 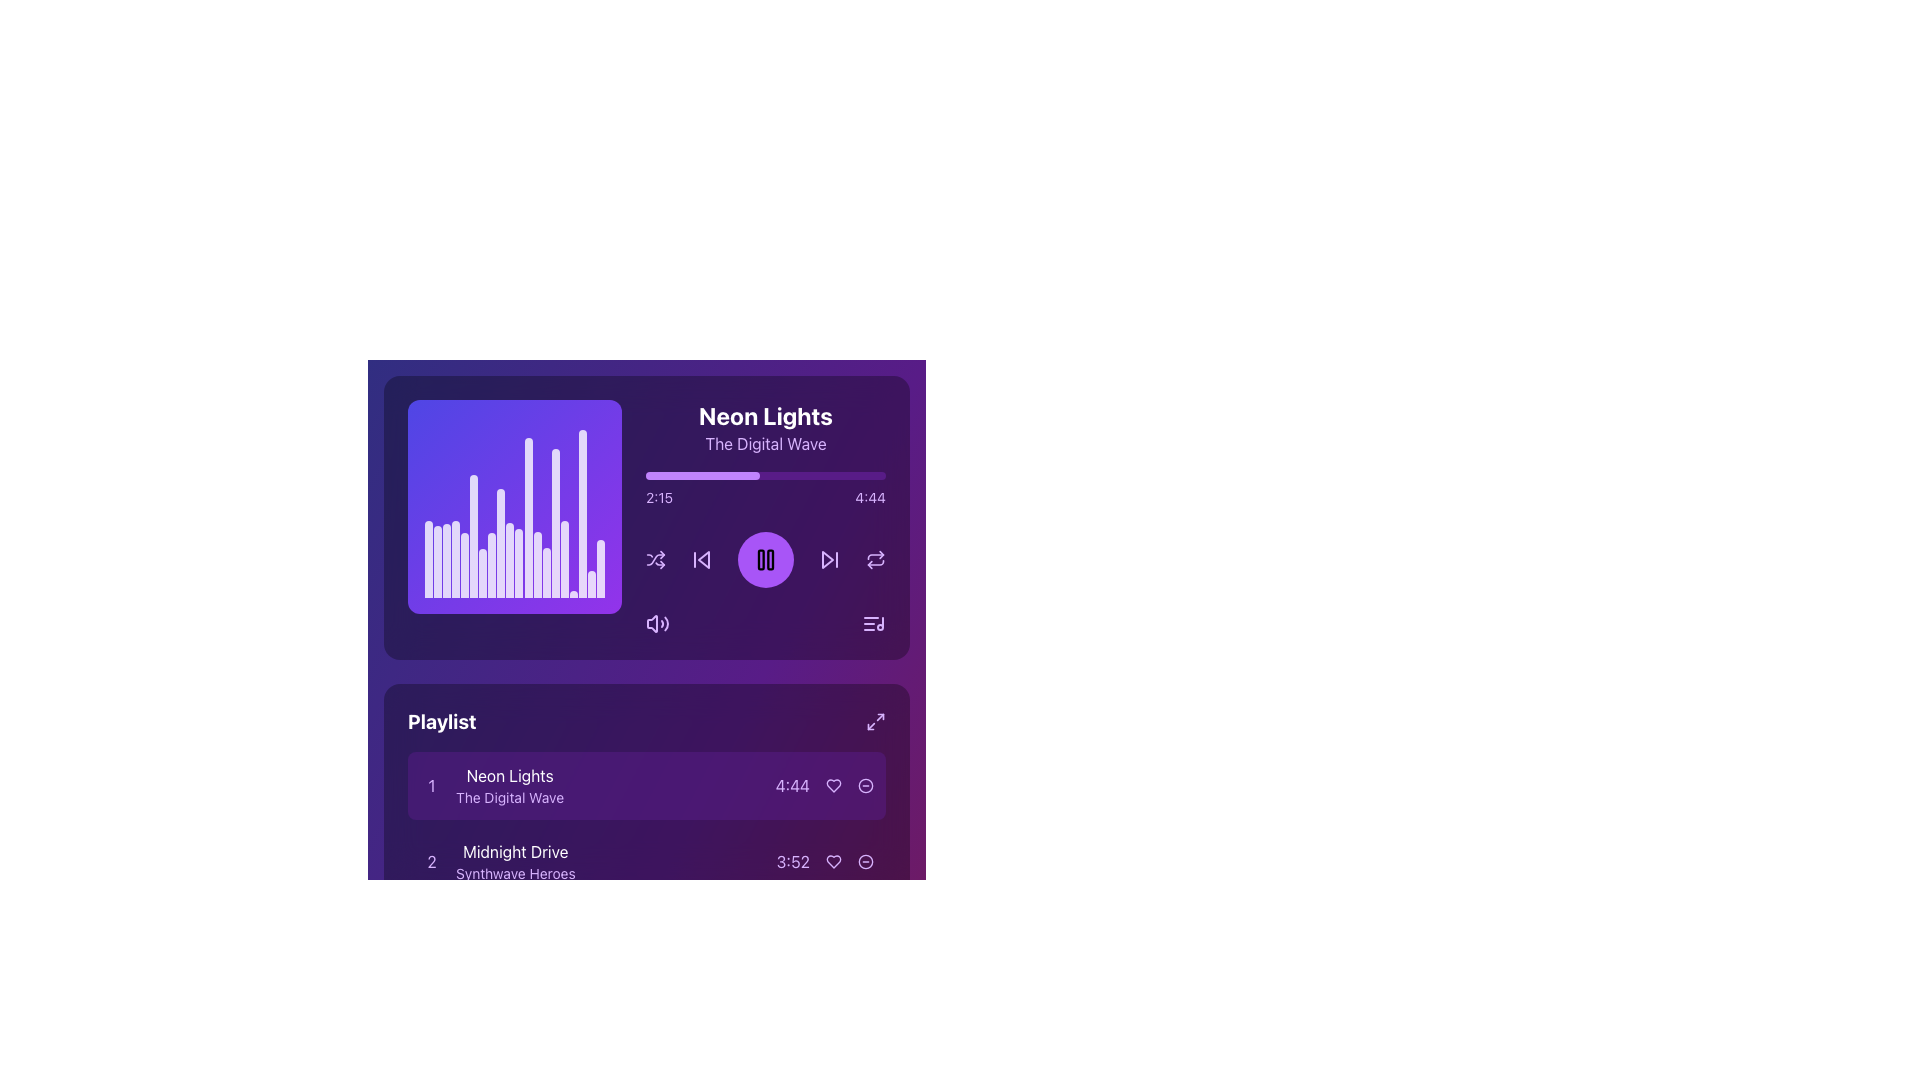 I want to click on the progress bar with a purple background, located beneath the title 'Neon Lights' and 'The Digital Wave', so click(x=765, y=489).